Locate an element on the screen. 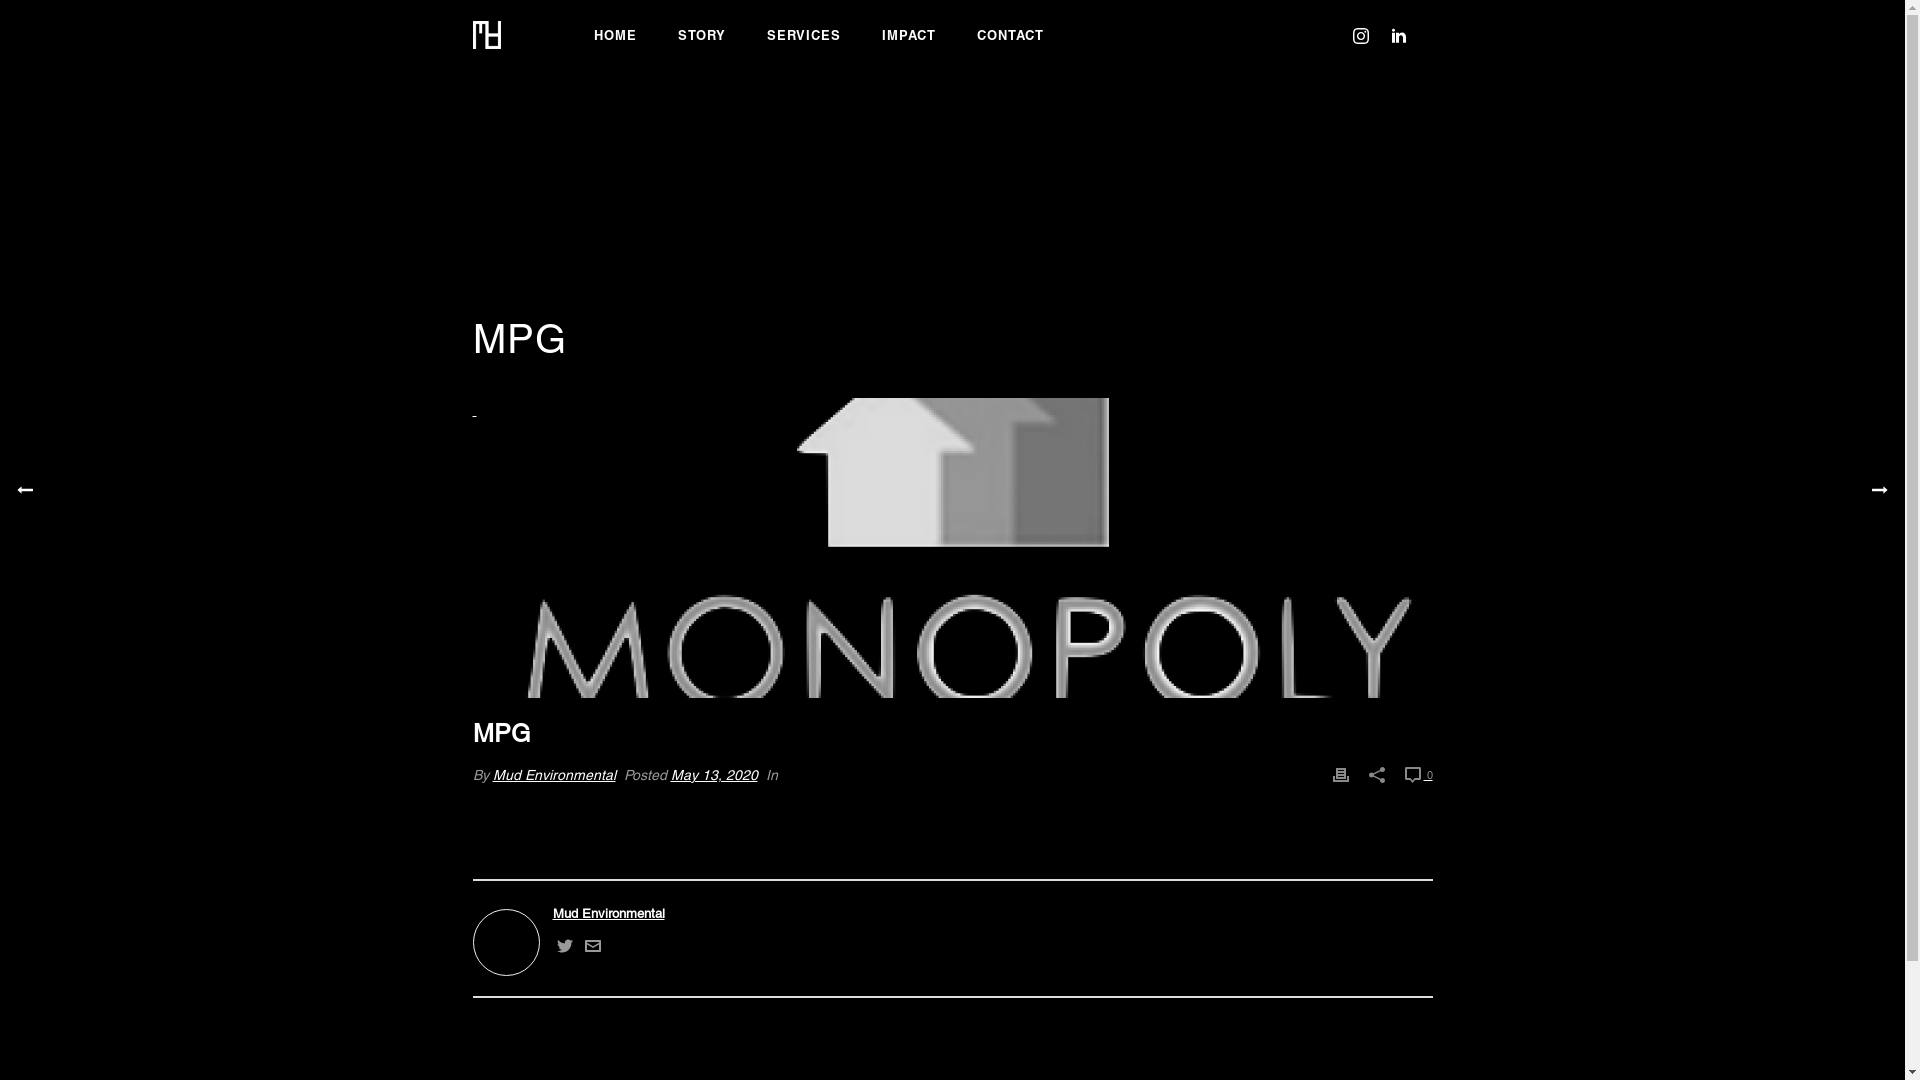  'Follow me on Twitter' is located at coordinates (563, 948).